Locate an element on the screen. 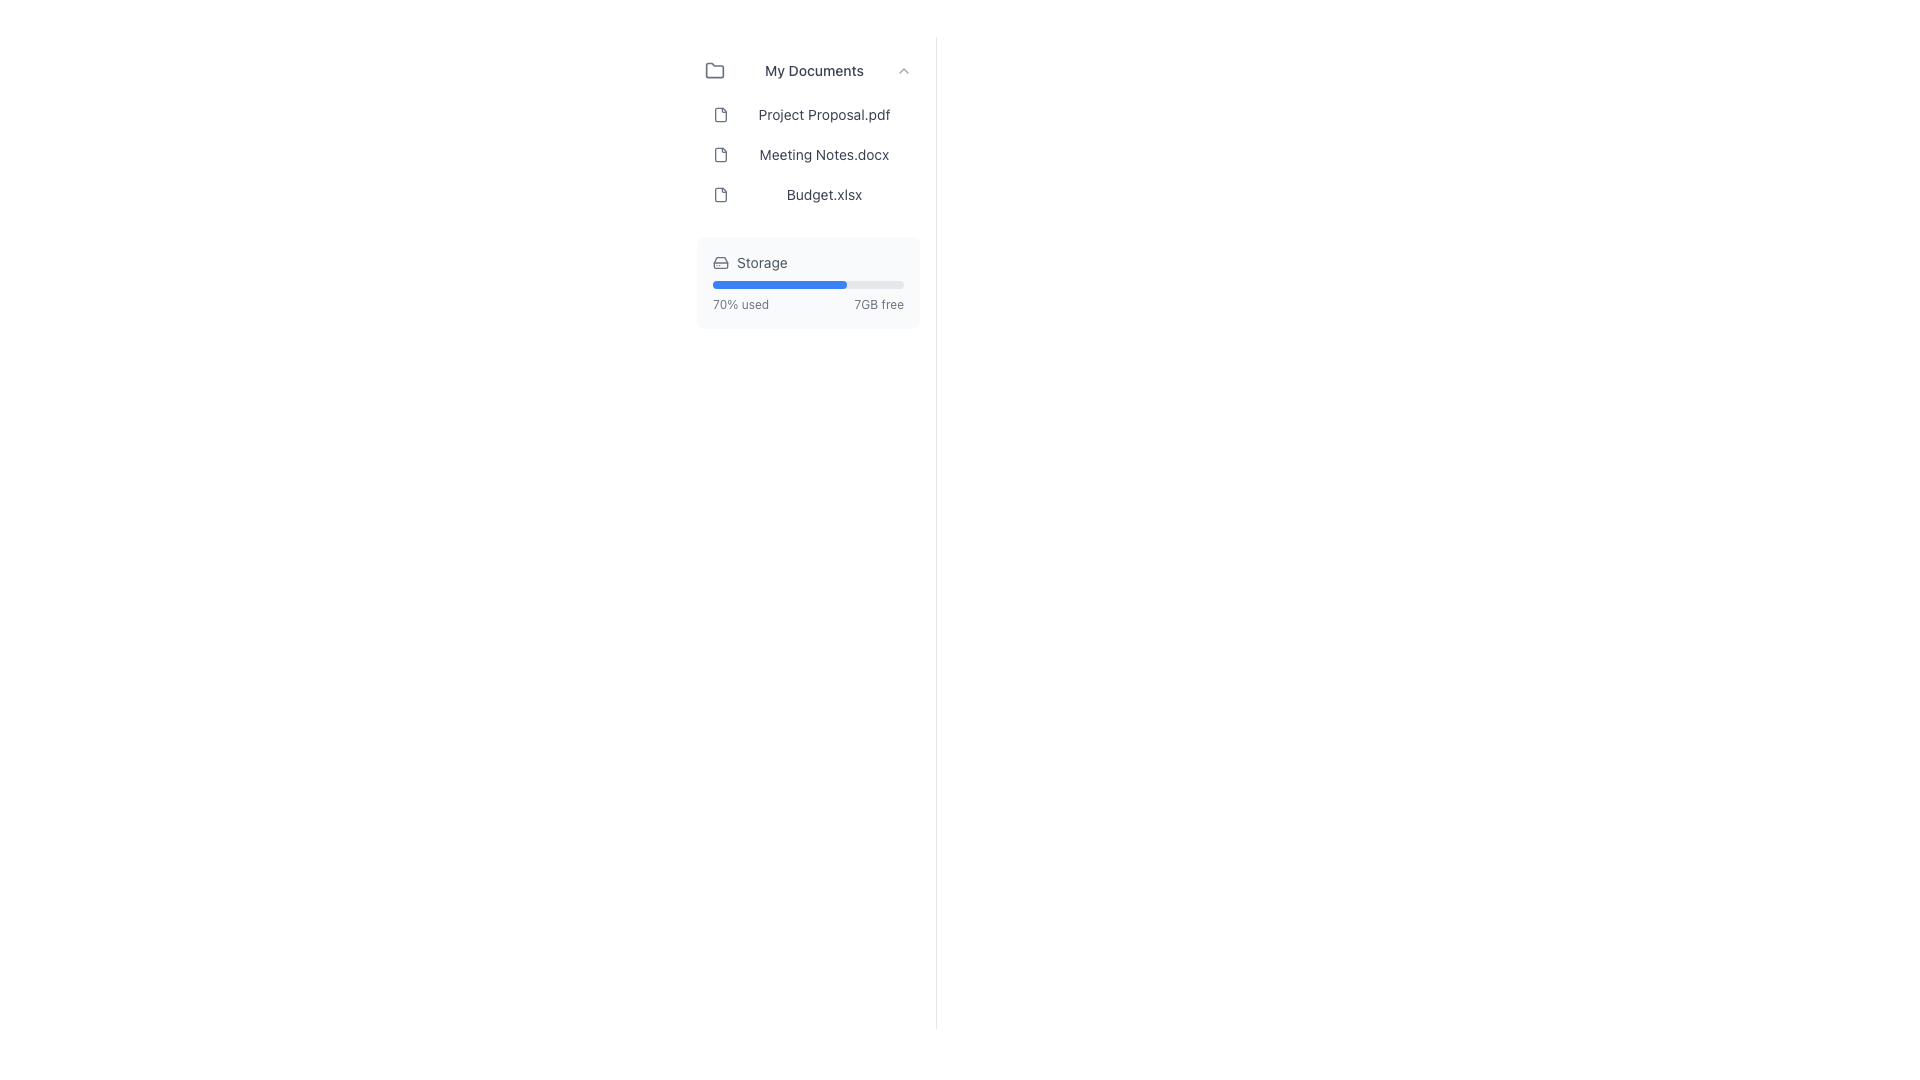 This screenshot has height=1080, width=1920. the informational text label that shows the remaining free storage capacity, located at the bottom-right corner of the 'Storage' section, to the right of the '70% used' label is located at coordinates (879, 304).